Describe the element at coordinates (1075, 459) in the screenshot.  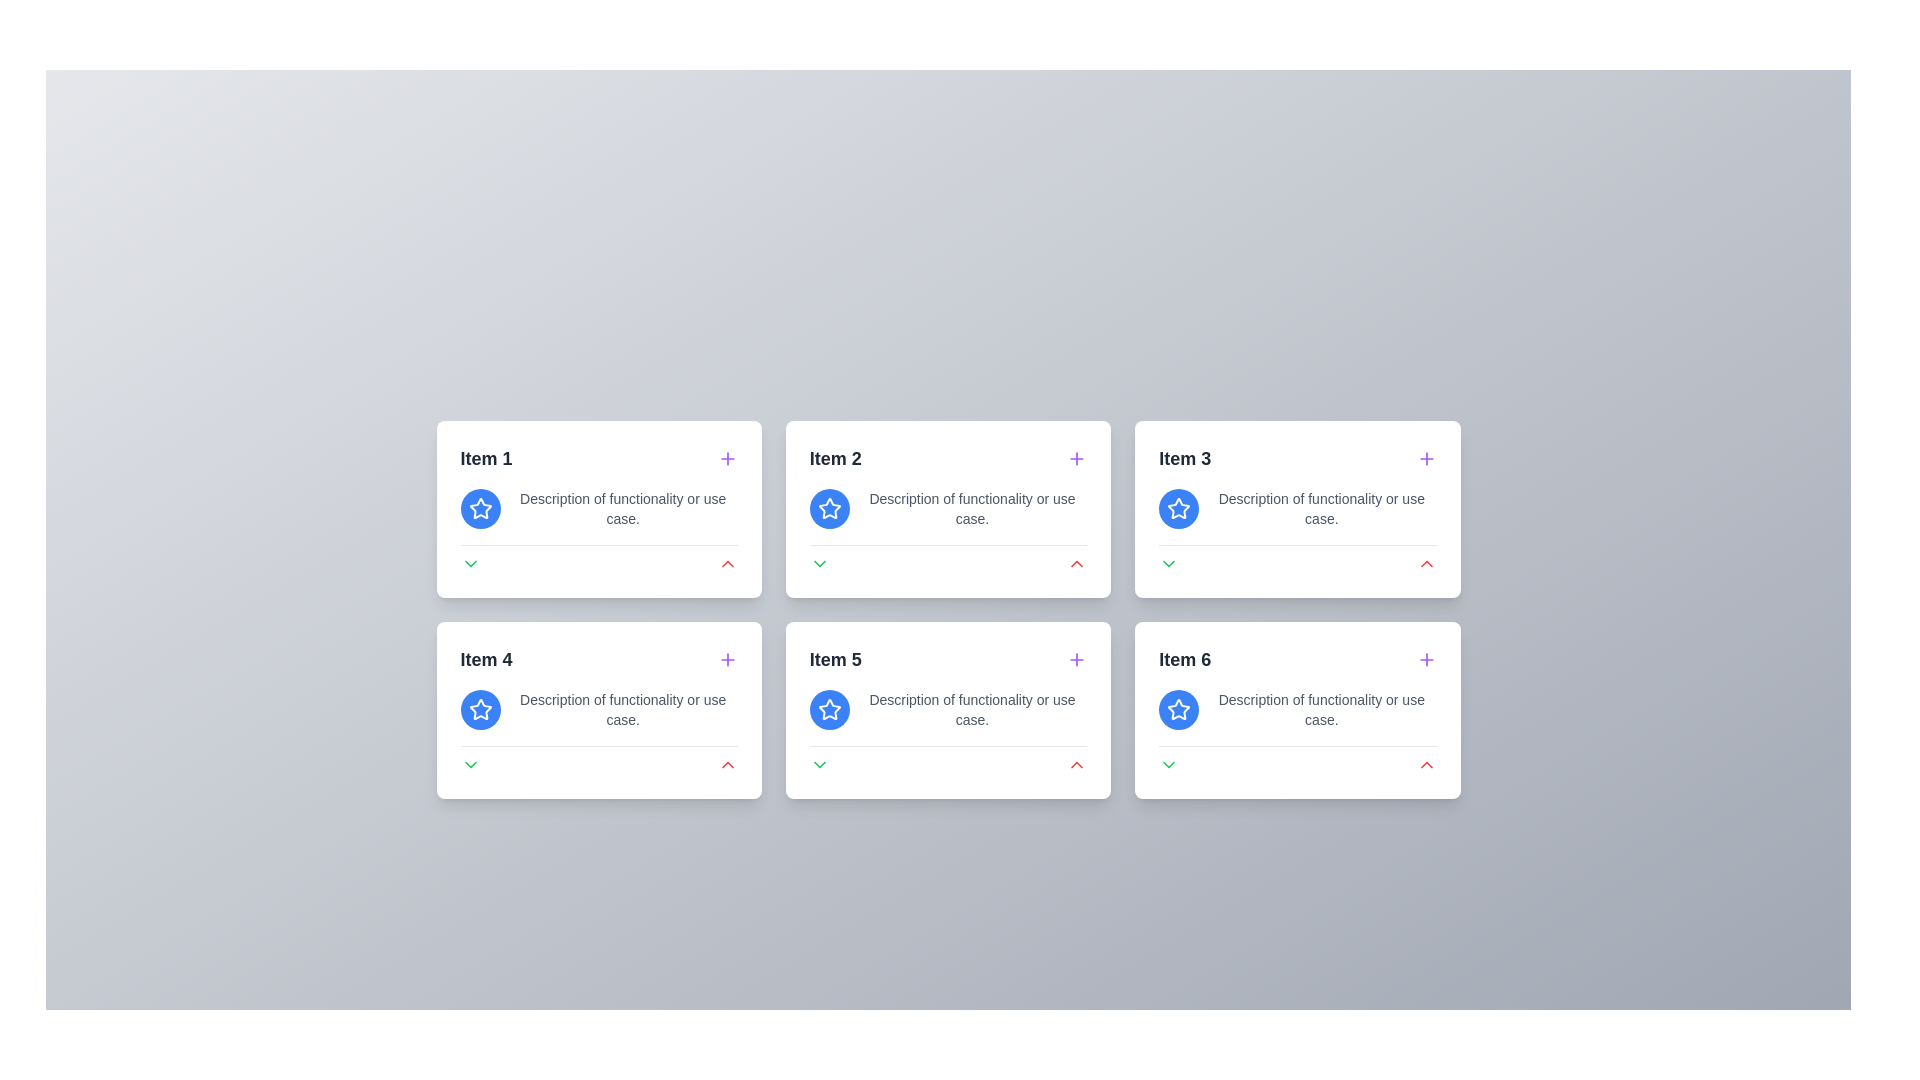
I see `the interactive button with an icon located at the top-right corner of the 'Item 2' card` at that location.